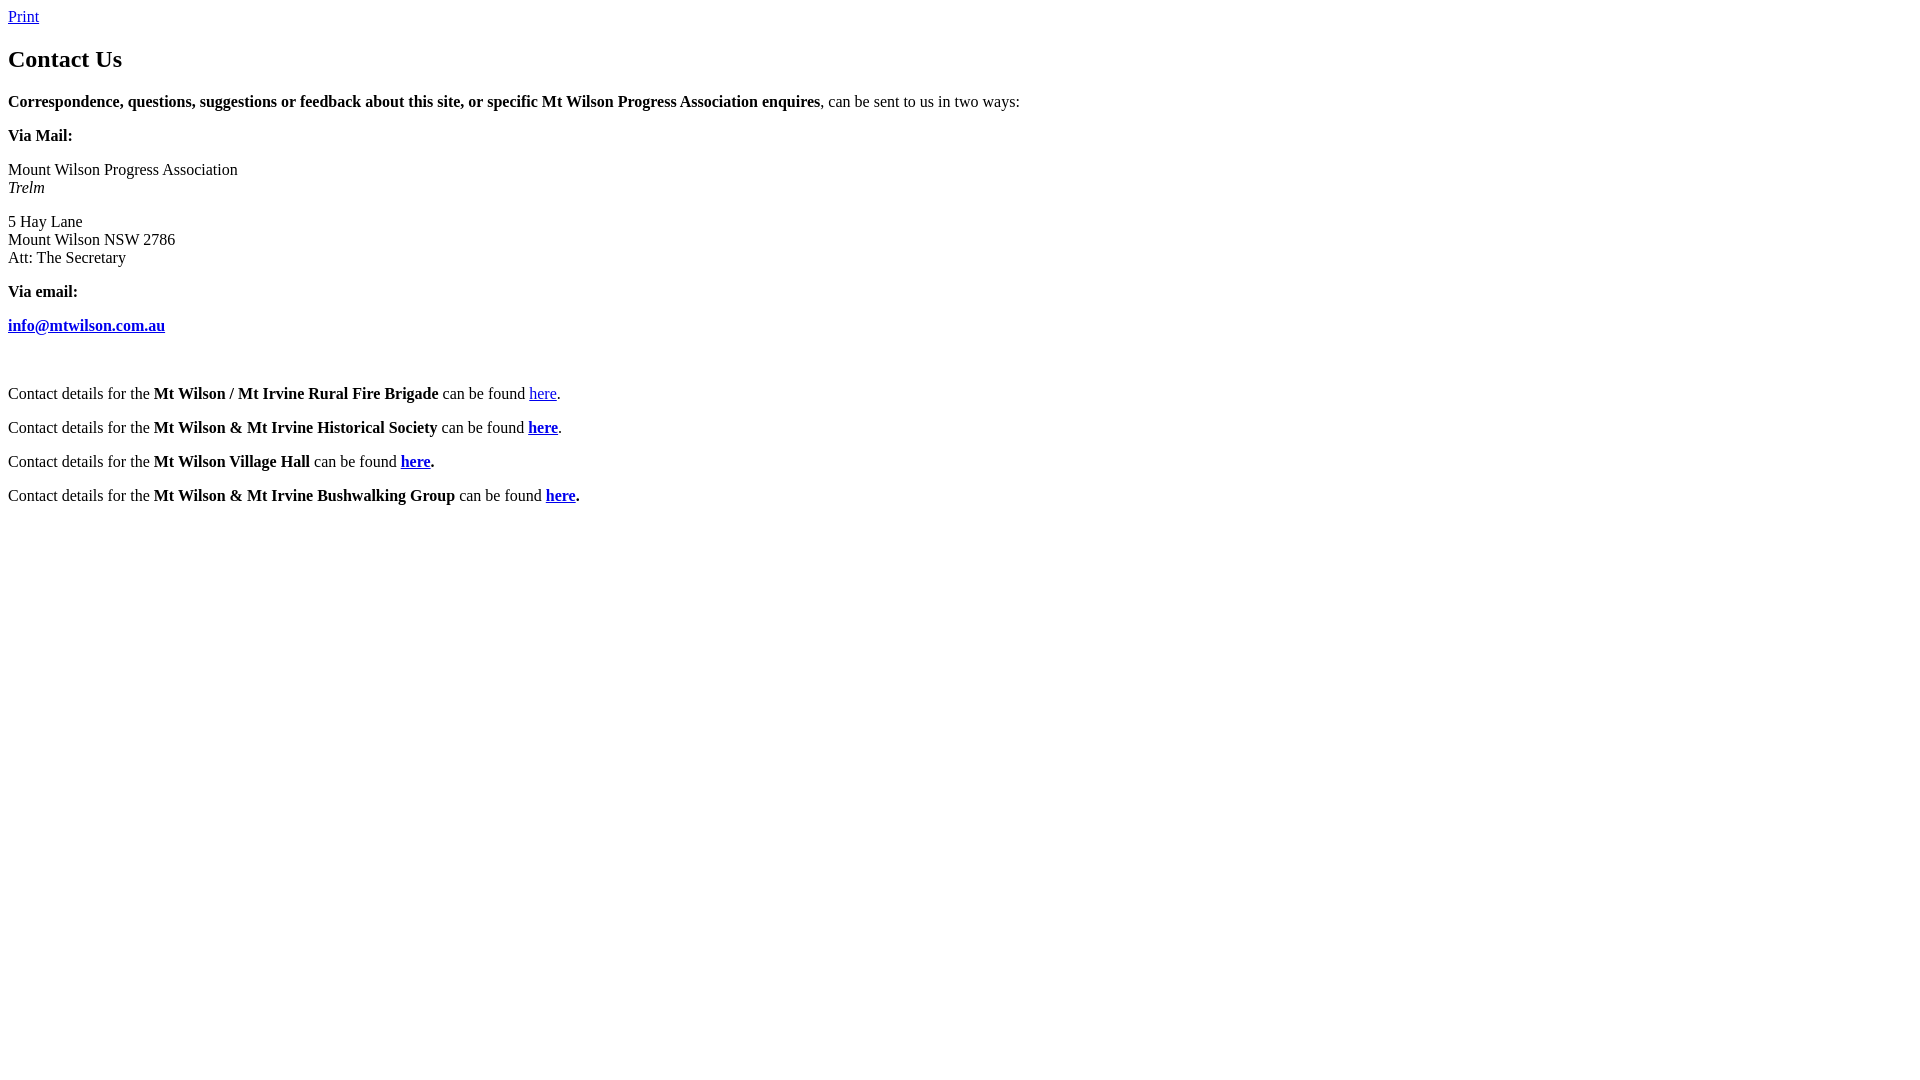 Image resolution: width=1920 pixels, height=1080 pixels. What do you see at coordinates (415, 461) in the screenshot?
I see `'here'` at bounding box center [415, 461].